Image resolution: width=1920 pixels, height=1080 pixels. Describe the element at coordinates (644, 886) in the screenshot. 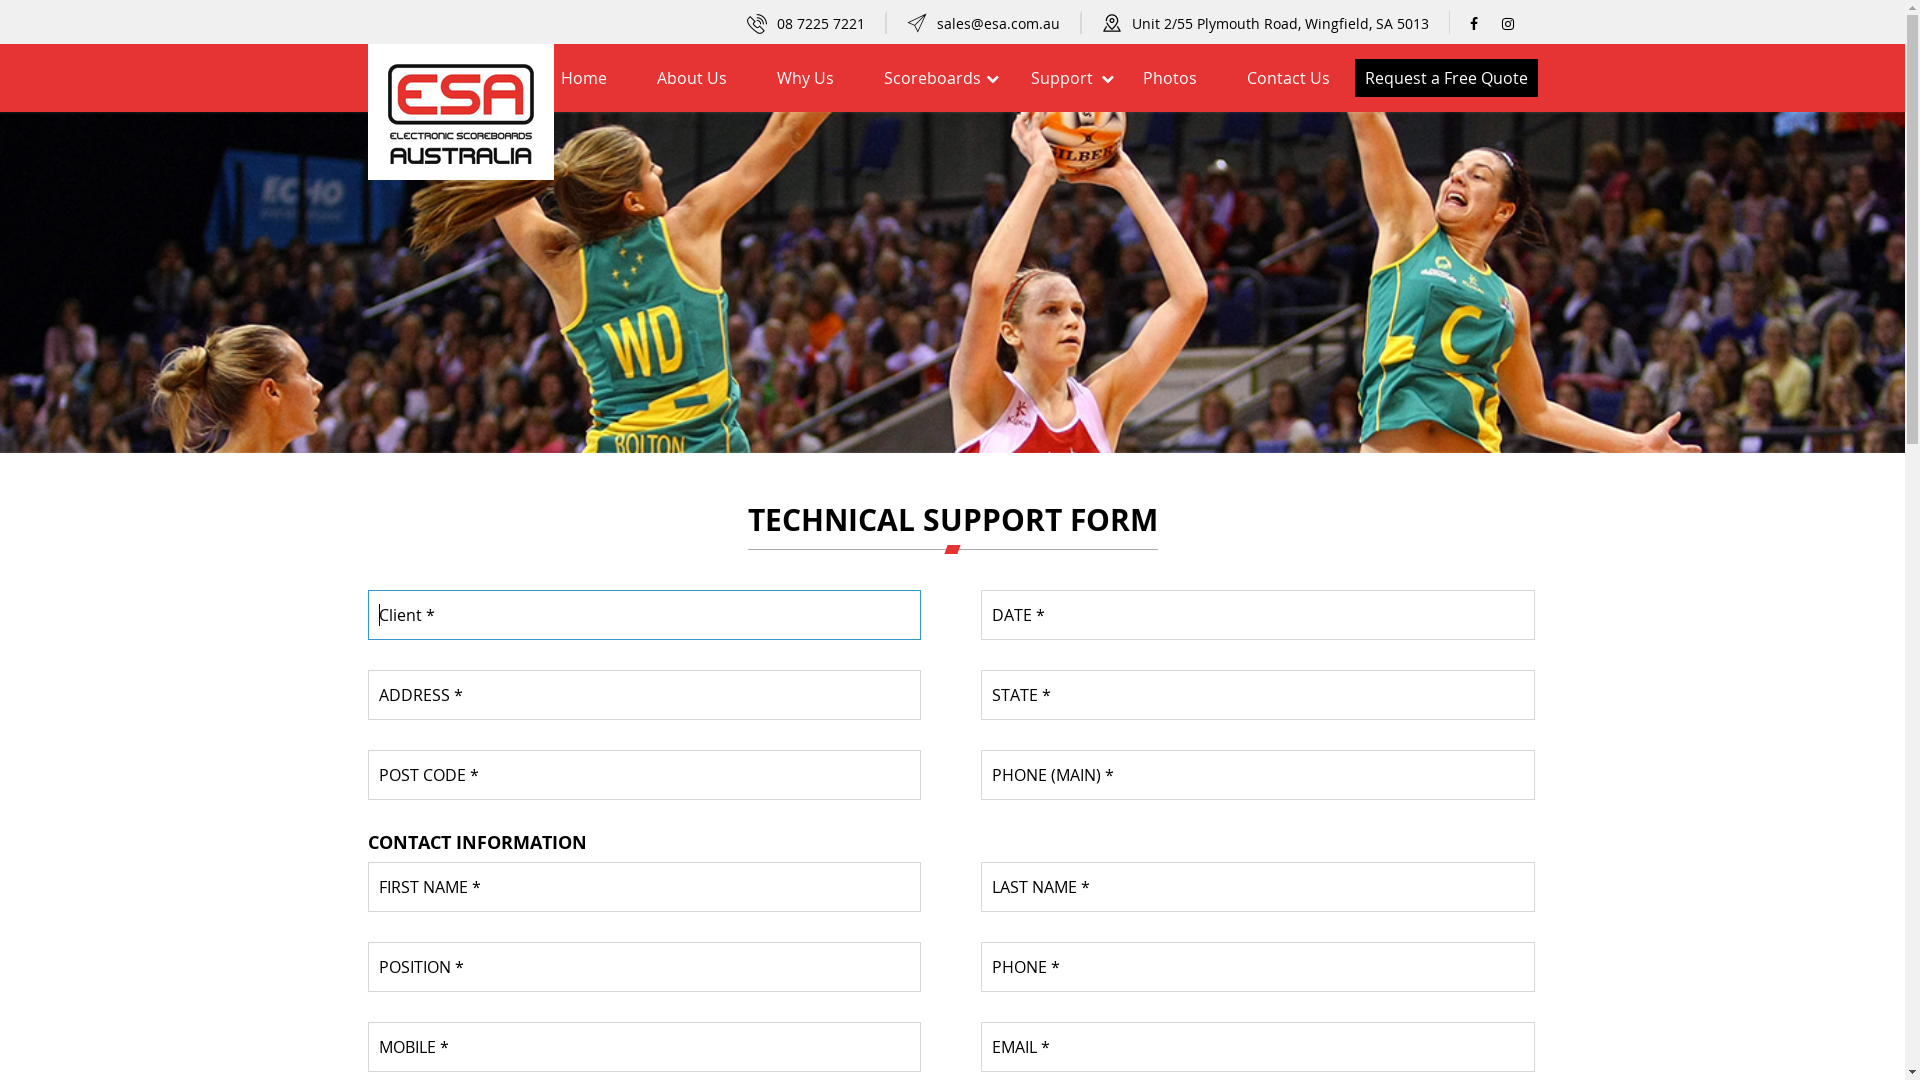

I see `'FIRST NAME'` at that location.